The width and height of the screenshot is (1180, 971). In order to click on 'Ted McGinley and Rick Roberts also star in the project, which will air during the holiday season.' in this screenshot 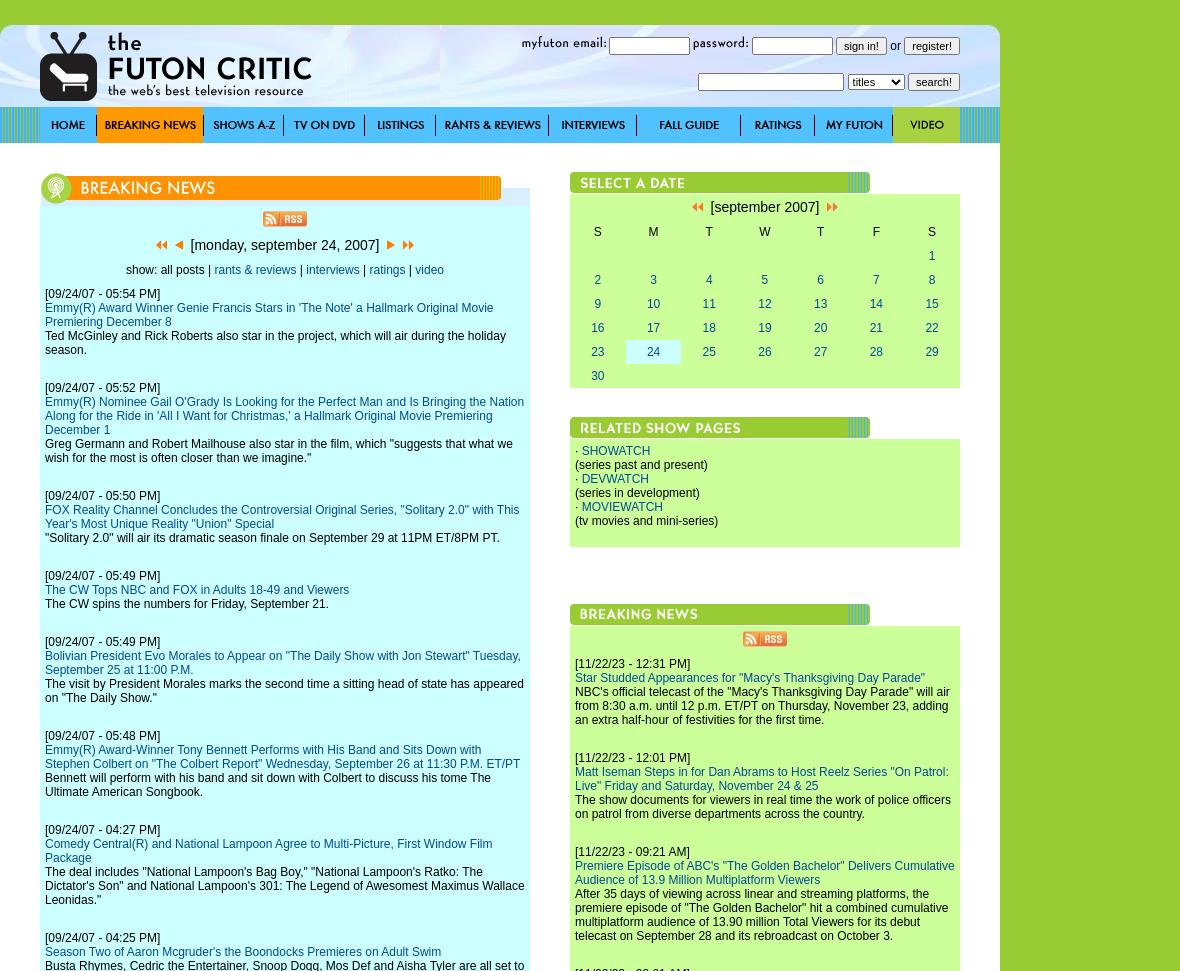, I will do `click(275, 342)`.